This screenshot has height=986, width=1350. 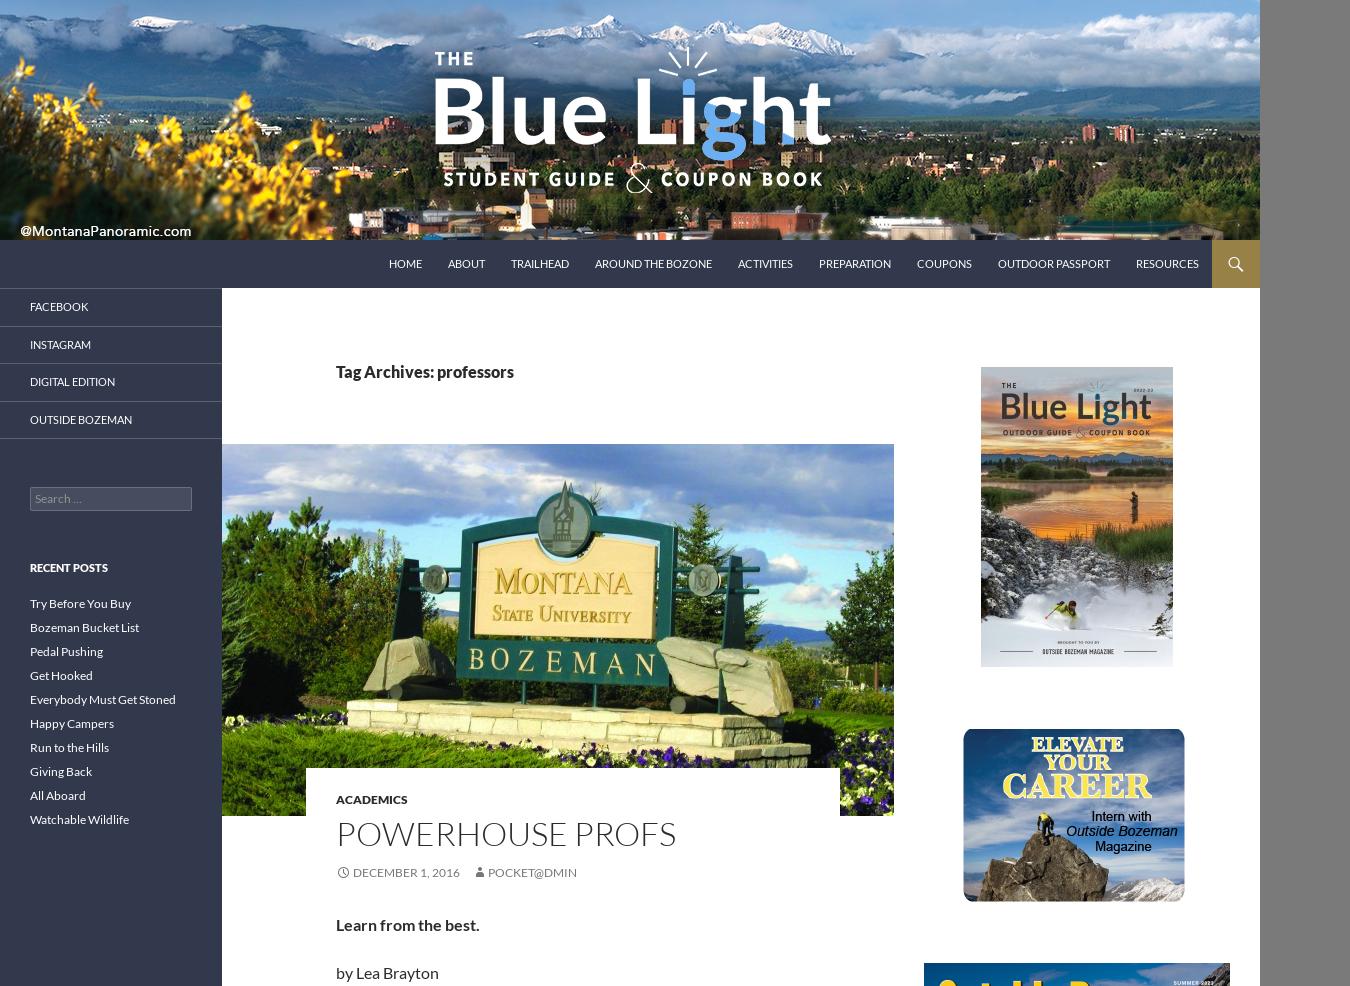 What do you see at coordinates (594, 263) in the screenshot?
I see `'Around the Bozone'` at bounding box center [594, 263].